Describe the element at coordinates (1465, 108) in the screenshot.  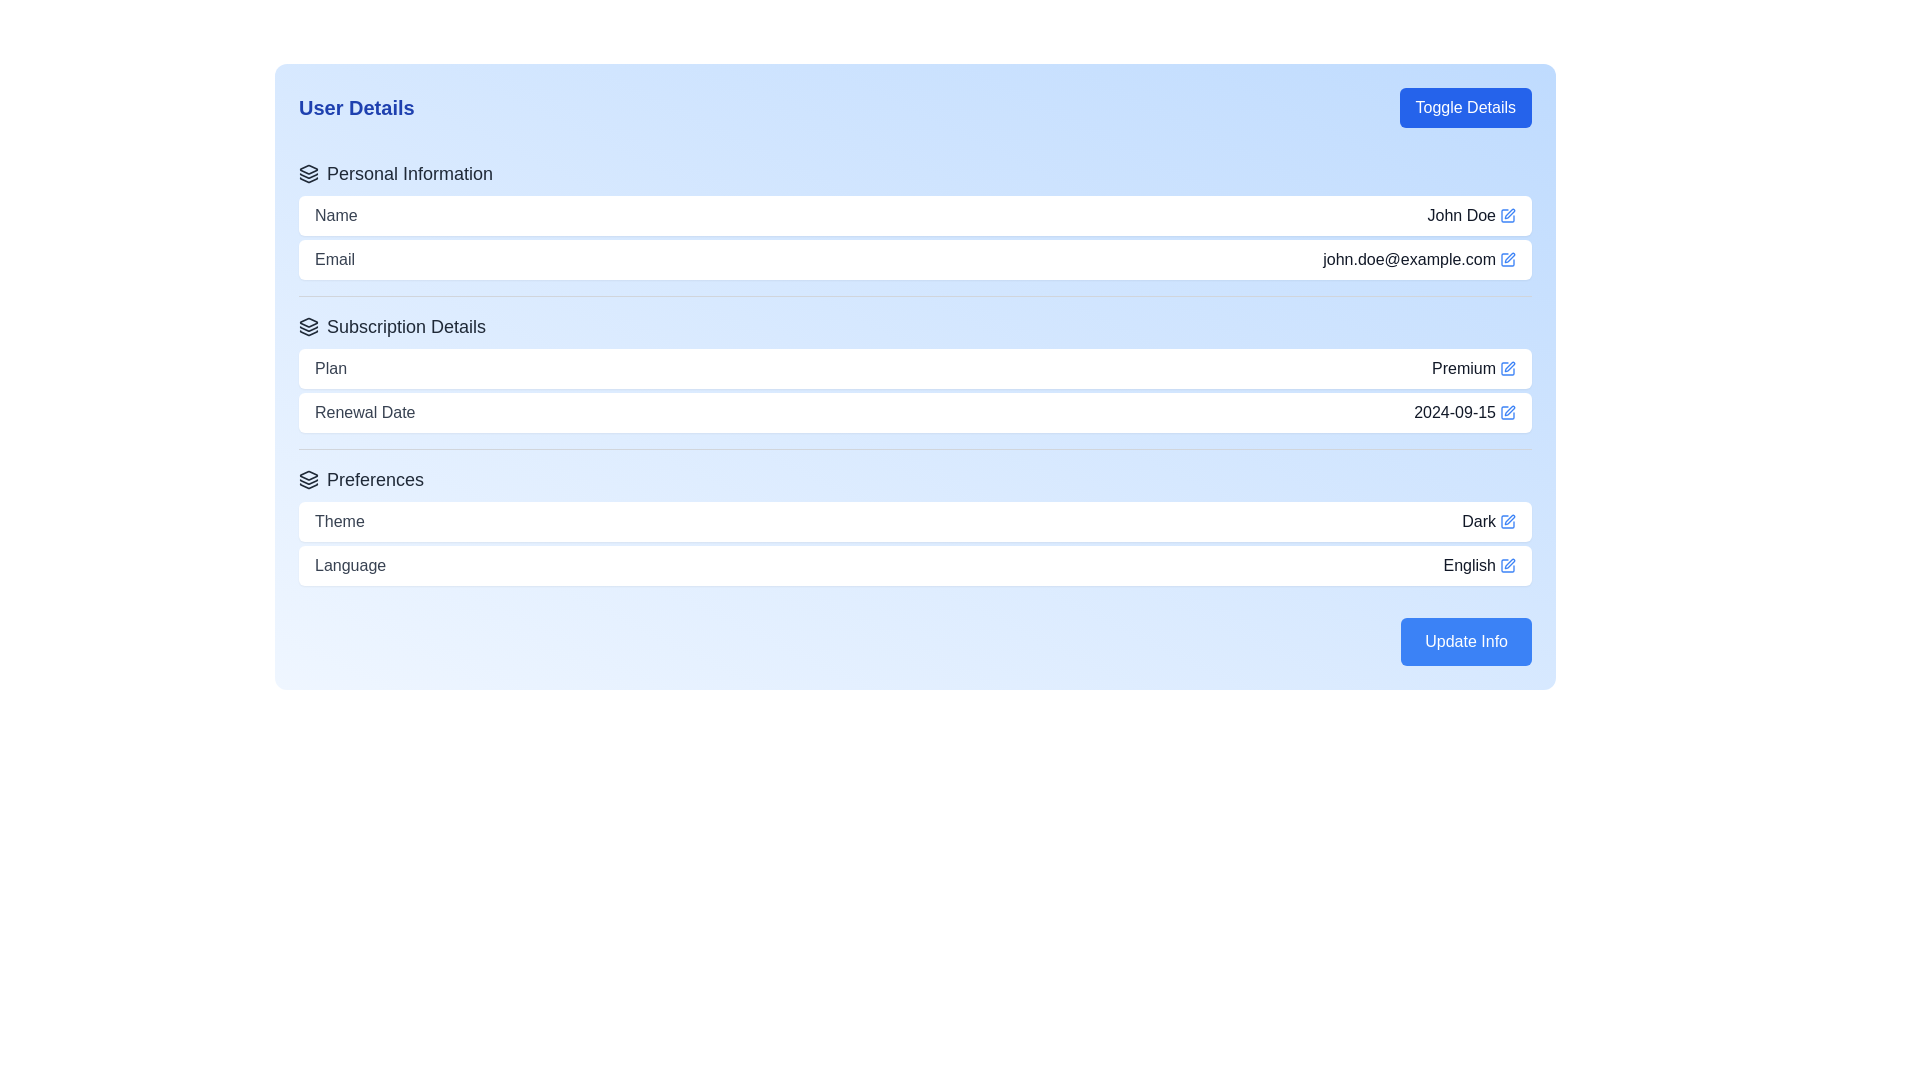
I see `the button in the top-right corner of the 'User Details' section` at that location.